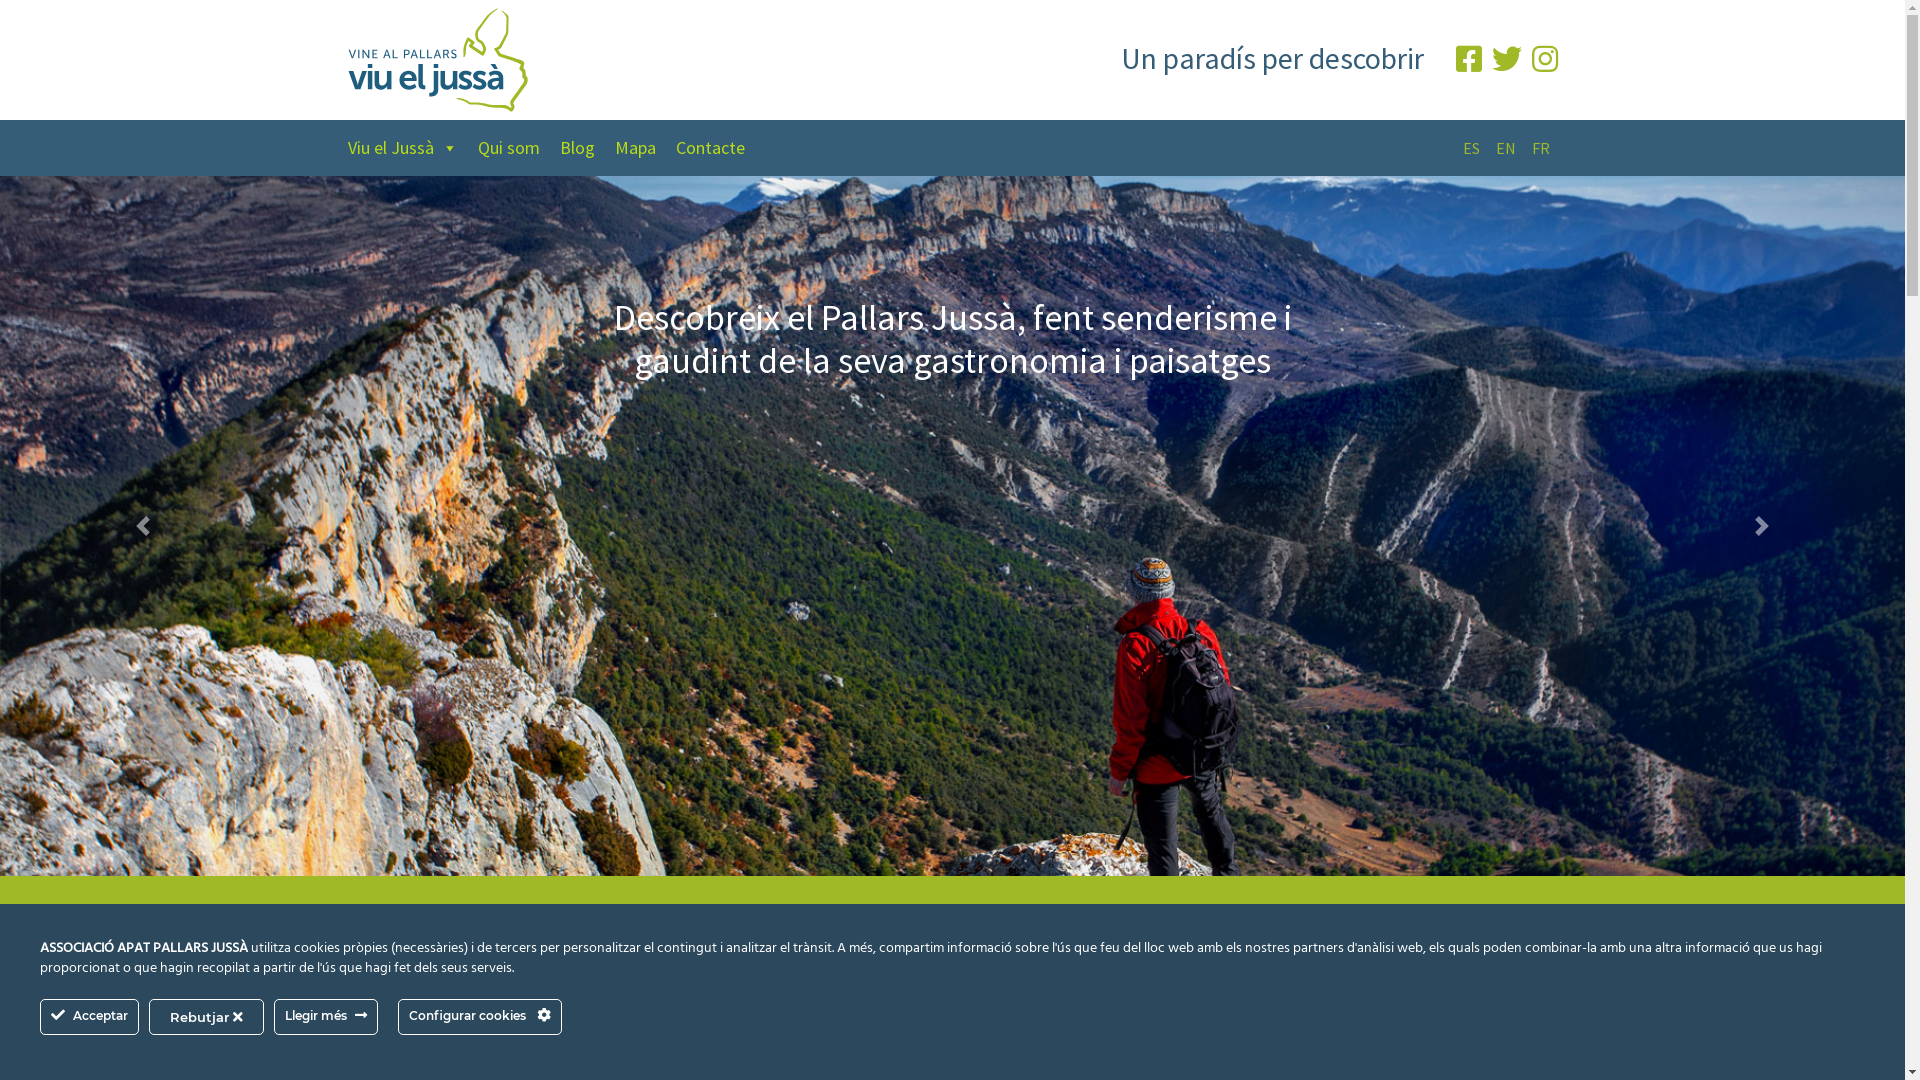 The height and width of the screenshot is (1080, 1920). What do you see at coordinates (1539, 146) in the screenshot?
I see `'FR'` at bounding box center [1539, 146].